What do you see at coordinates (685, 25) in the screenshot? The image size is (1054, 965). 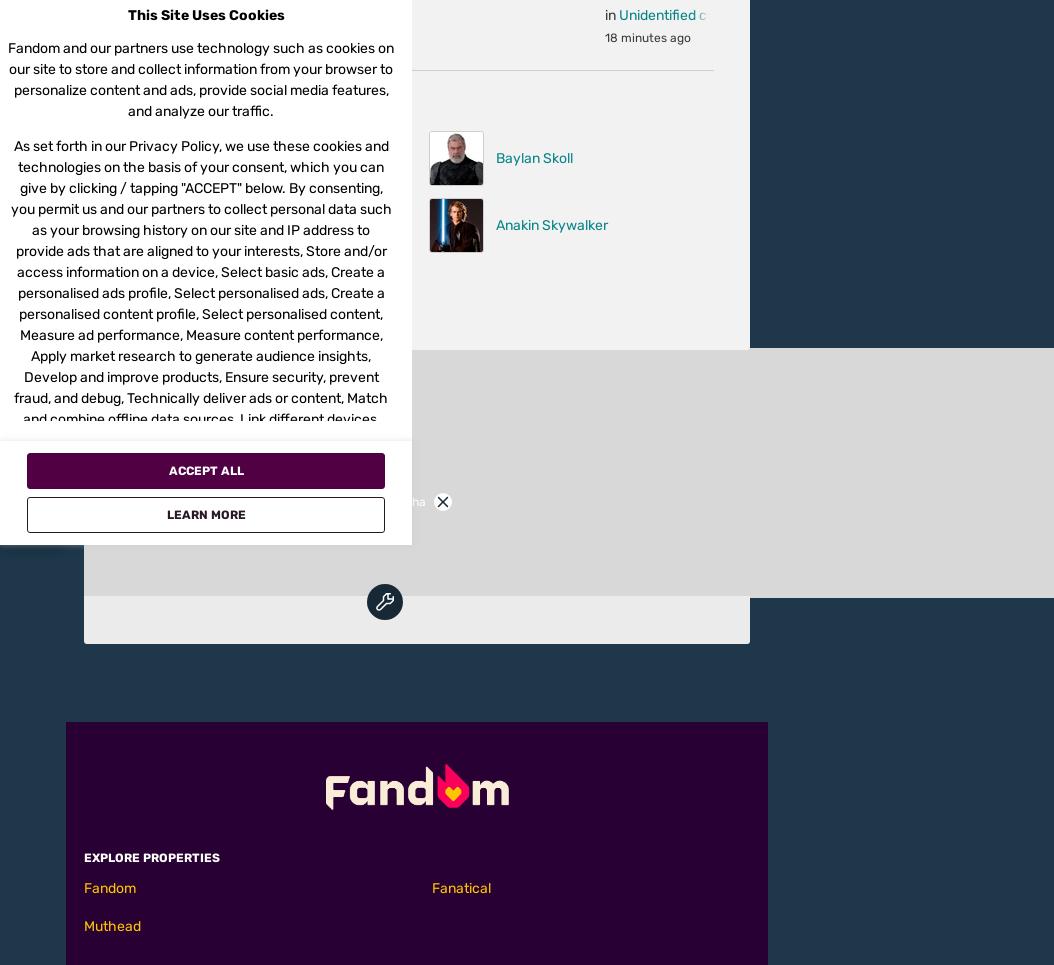 I see `'(2017) 16'` at bounding box center [685, 25].